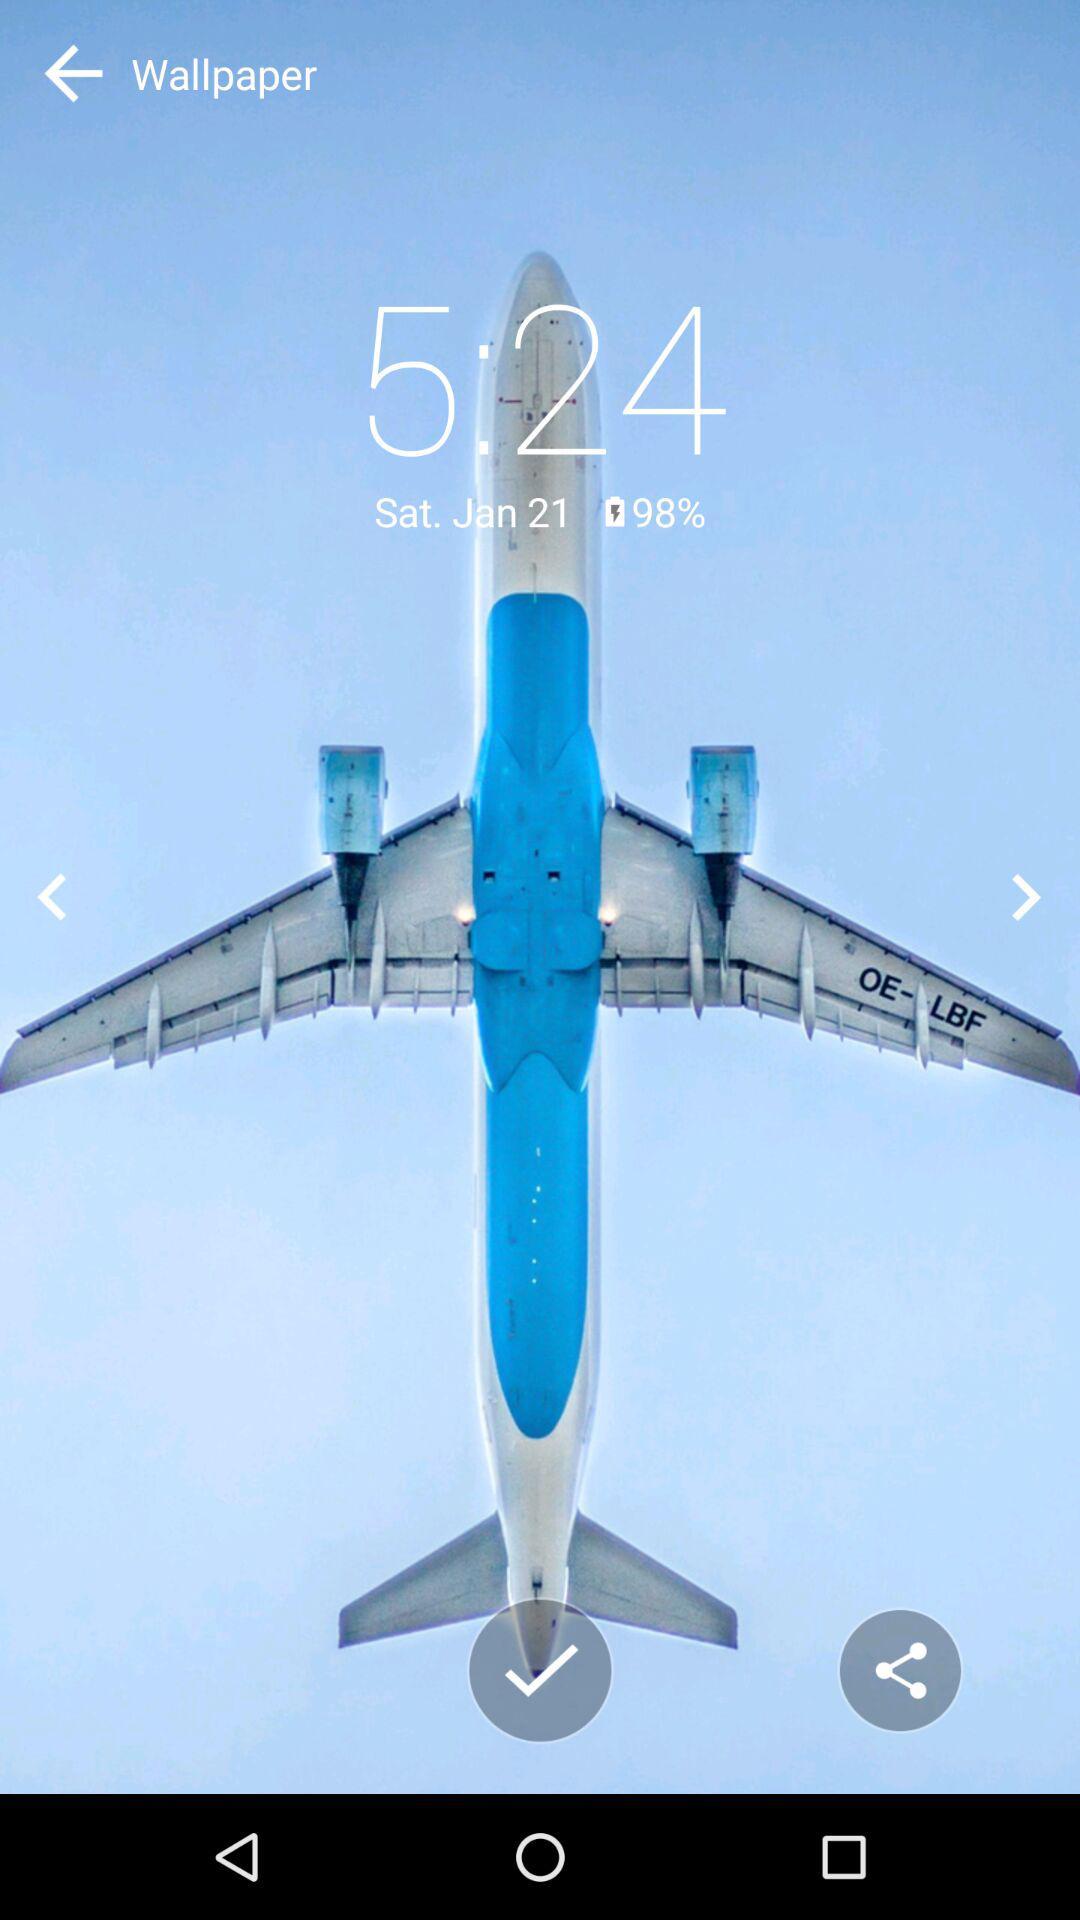  What do you see at coordinates (1027, 896) in the screenshot?
I see `the arrow_forward icon` at bounding box center [1027, 896].